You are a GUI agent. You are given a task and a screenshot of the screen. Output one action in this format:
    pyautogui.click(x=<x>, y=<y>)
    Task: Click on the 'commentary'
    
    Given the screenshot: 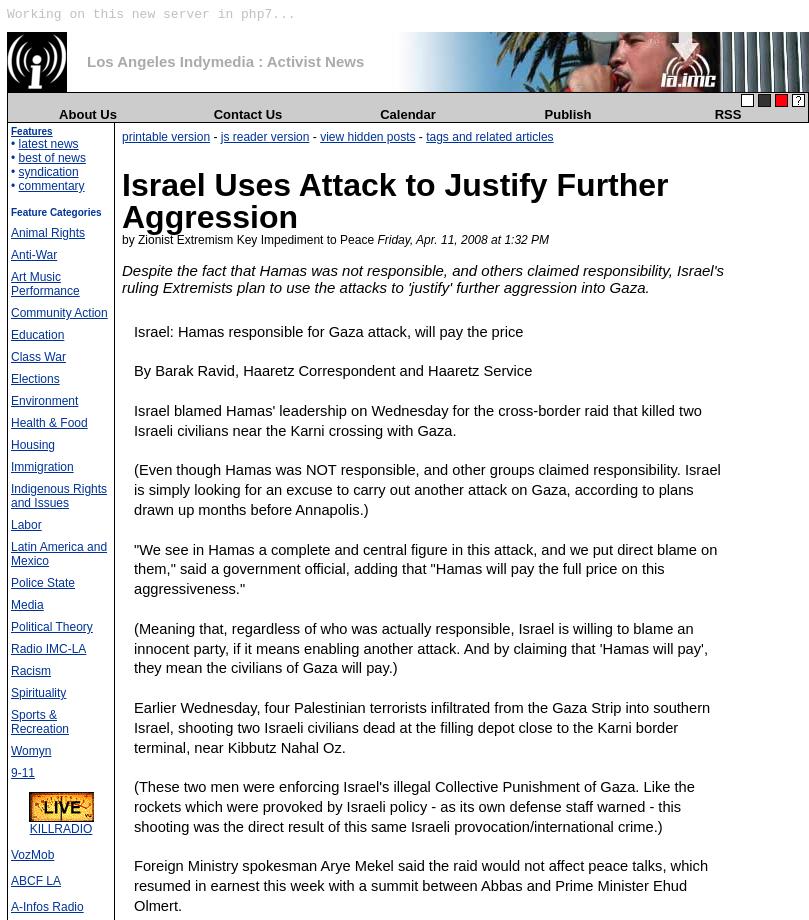 What is the action you would take?
    pyautogui.click(x=50, y=185)
    